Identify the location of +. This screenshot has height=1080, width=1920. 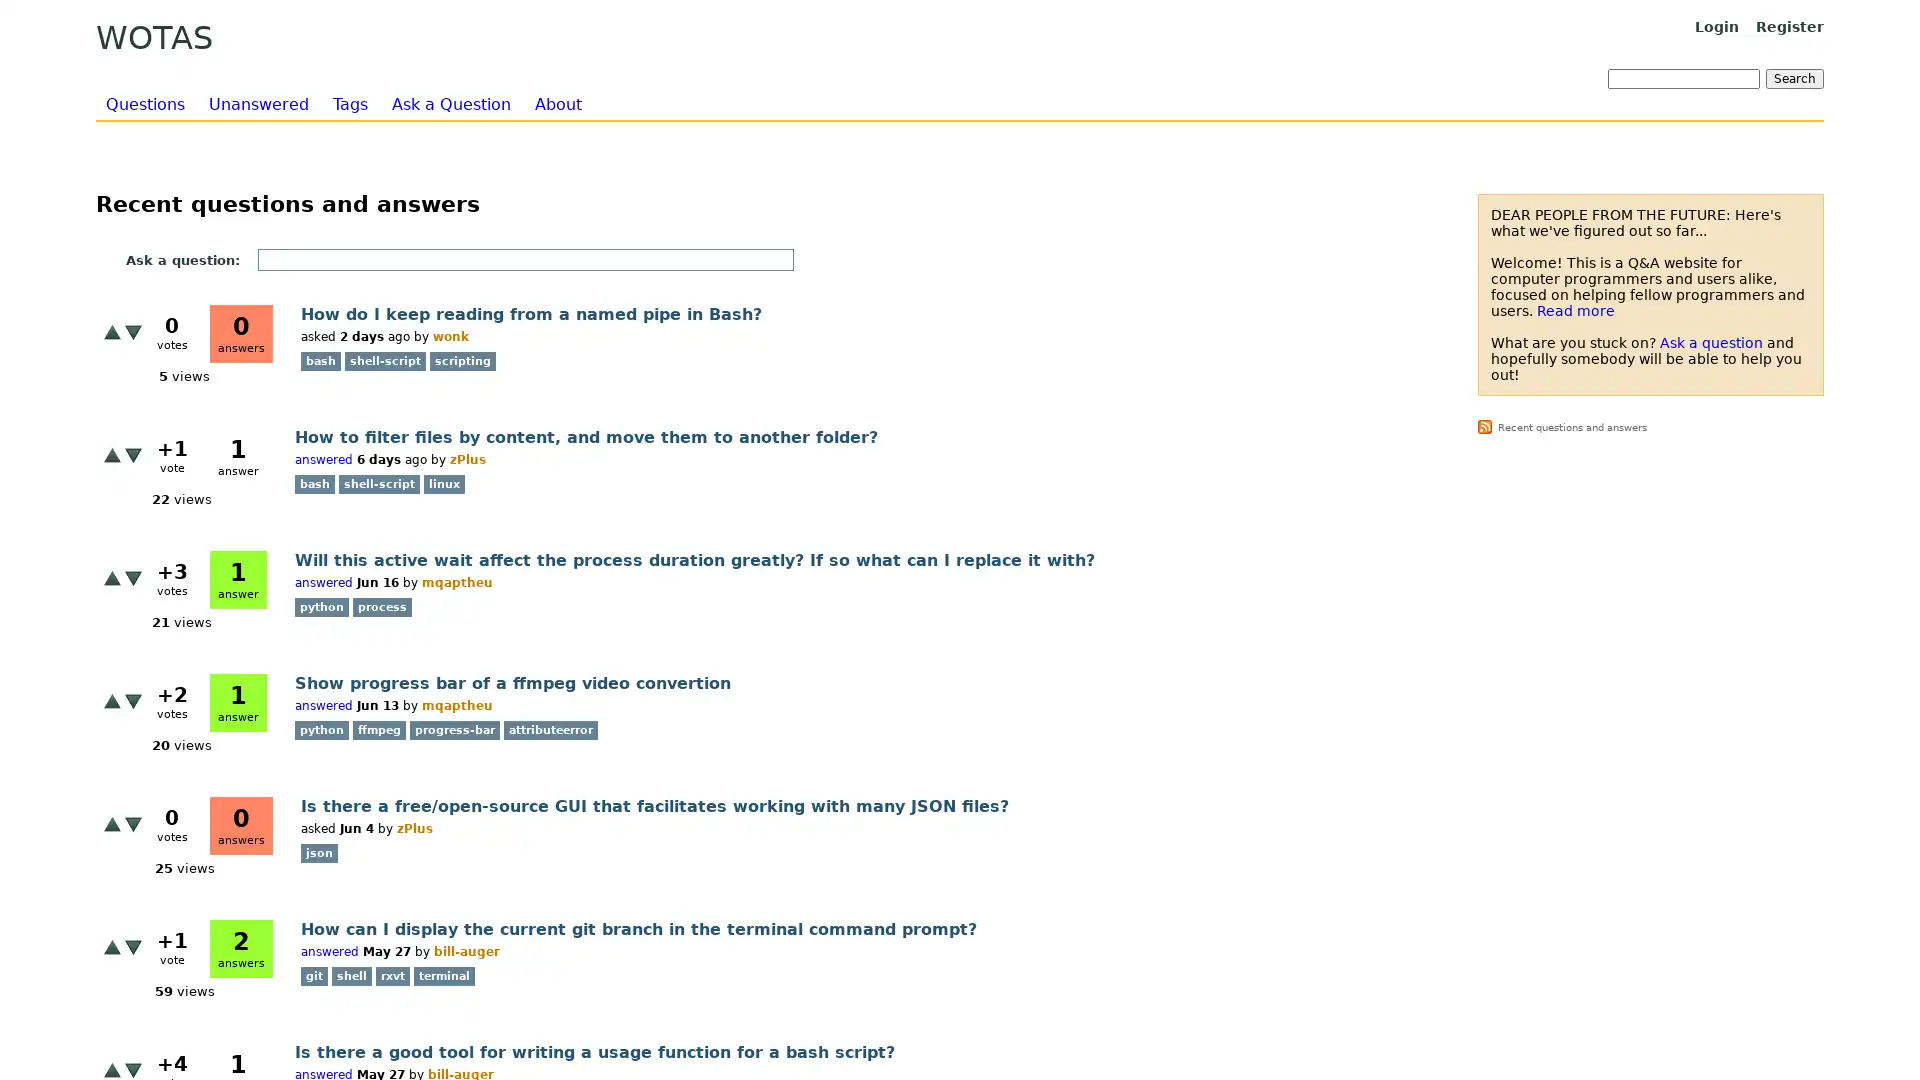
(111, 578).